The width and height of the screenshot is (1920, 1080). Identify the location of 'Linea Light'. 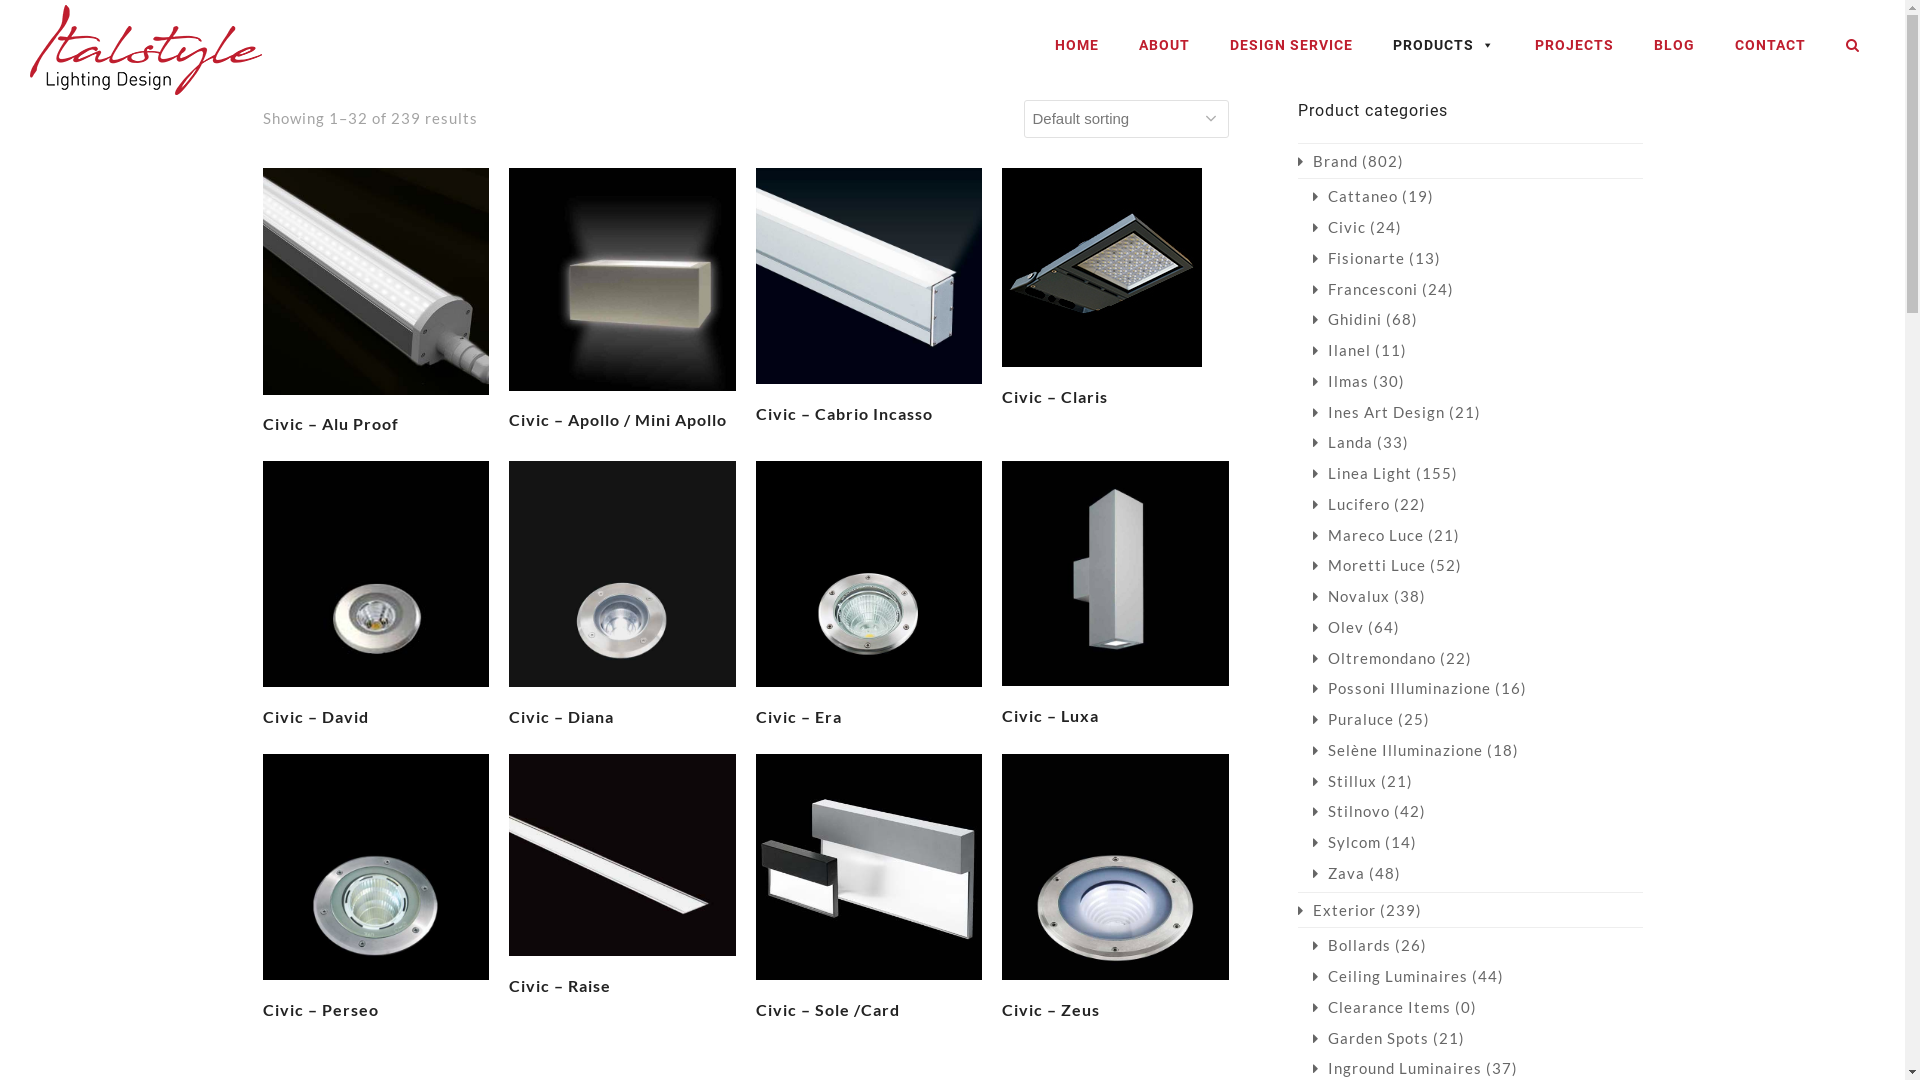
(1311, 473).